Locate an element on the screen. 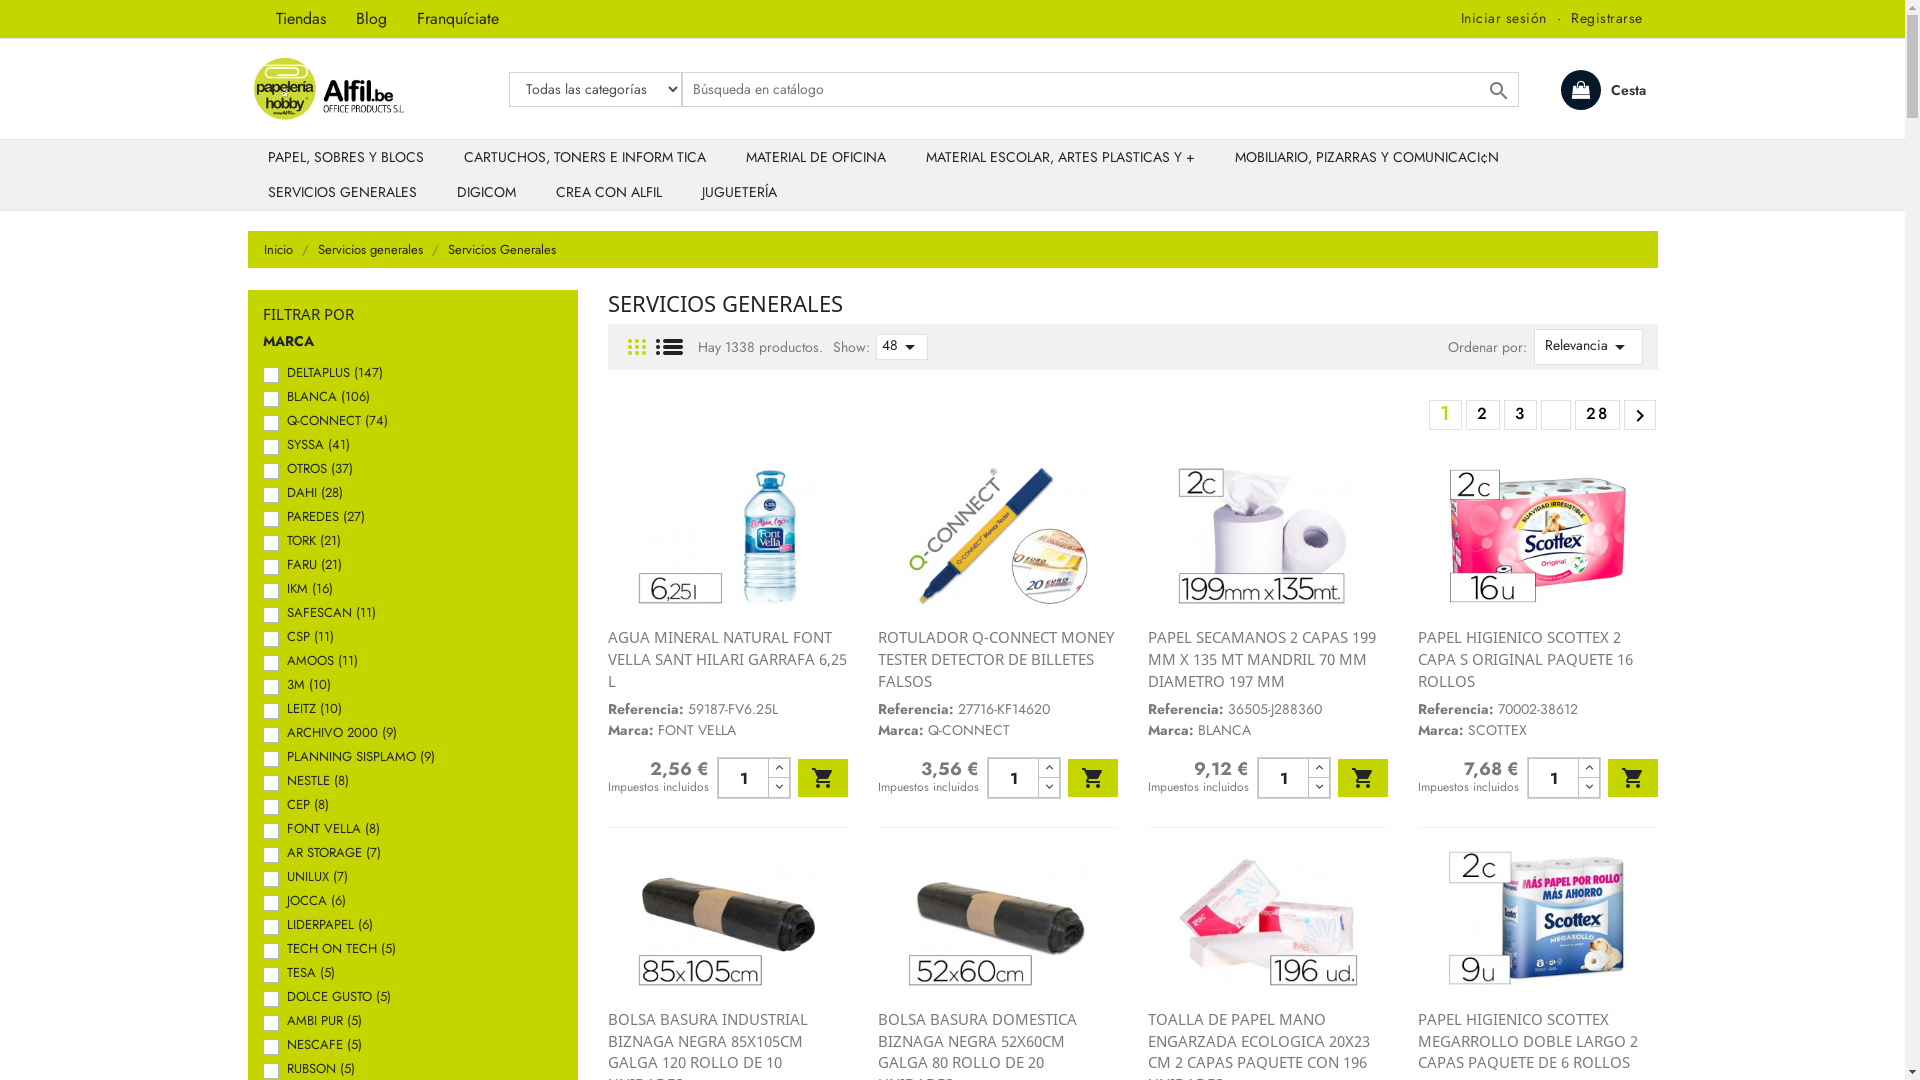 This screenshot has width=1920, height=1080. 'ROTULADOR Q-CONNECT MONEY TESTER DETECTOR DE BILLETES FALSOS' is located at coordinates (878, 658).